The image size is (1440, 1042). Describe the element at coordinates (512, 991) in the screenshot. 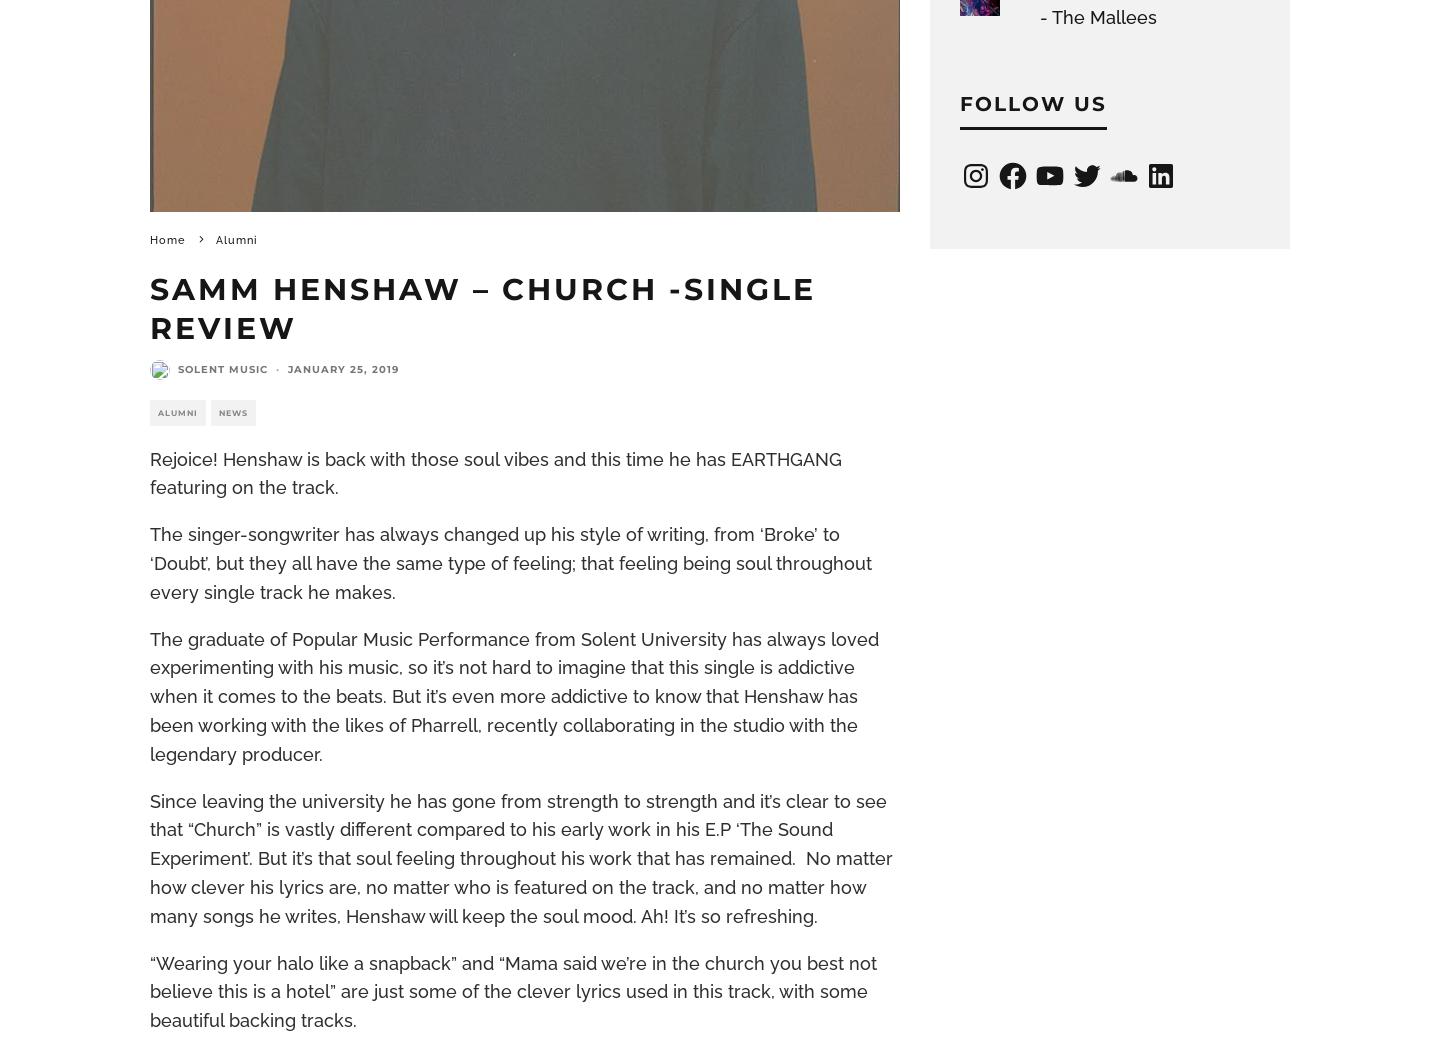

I see `'“Wearing your halo like a snapback” and “Mama said we’re in
the church you best not believe this is a hotel” are just some of the clever
lyrics used in this track, with some beautiful backing tracks.'` at that location.